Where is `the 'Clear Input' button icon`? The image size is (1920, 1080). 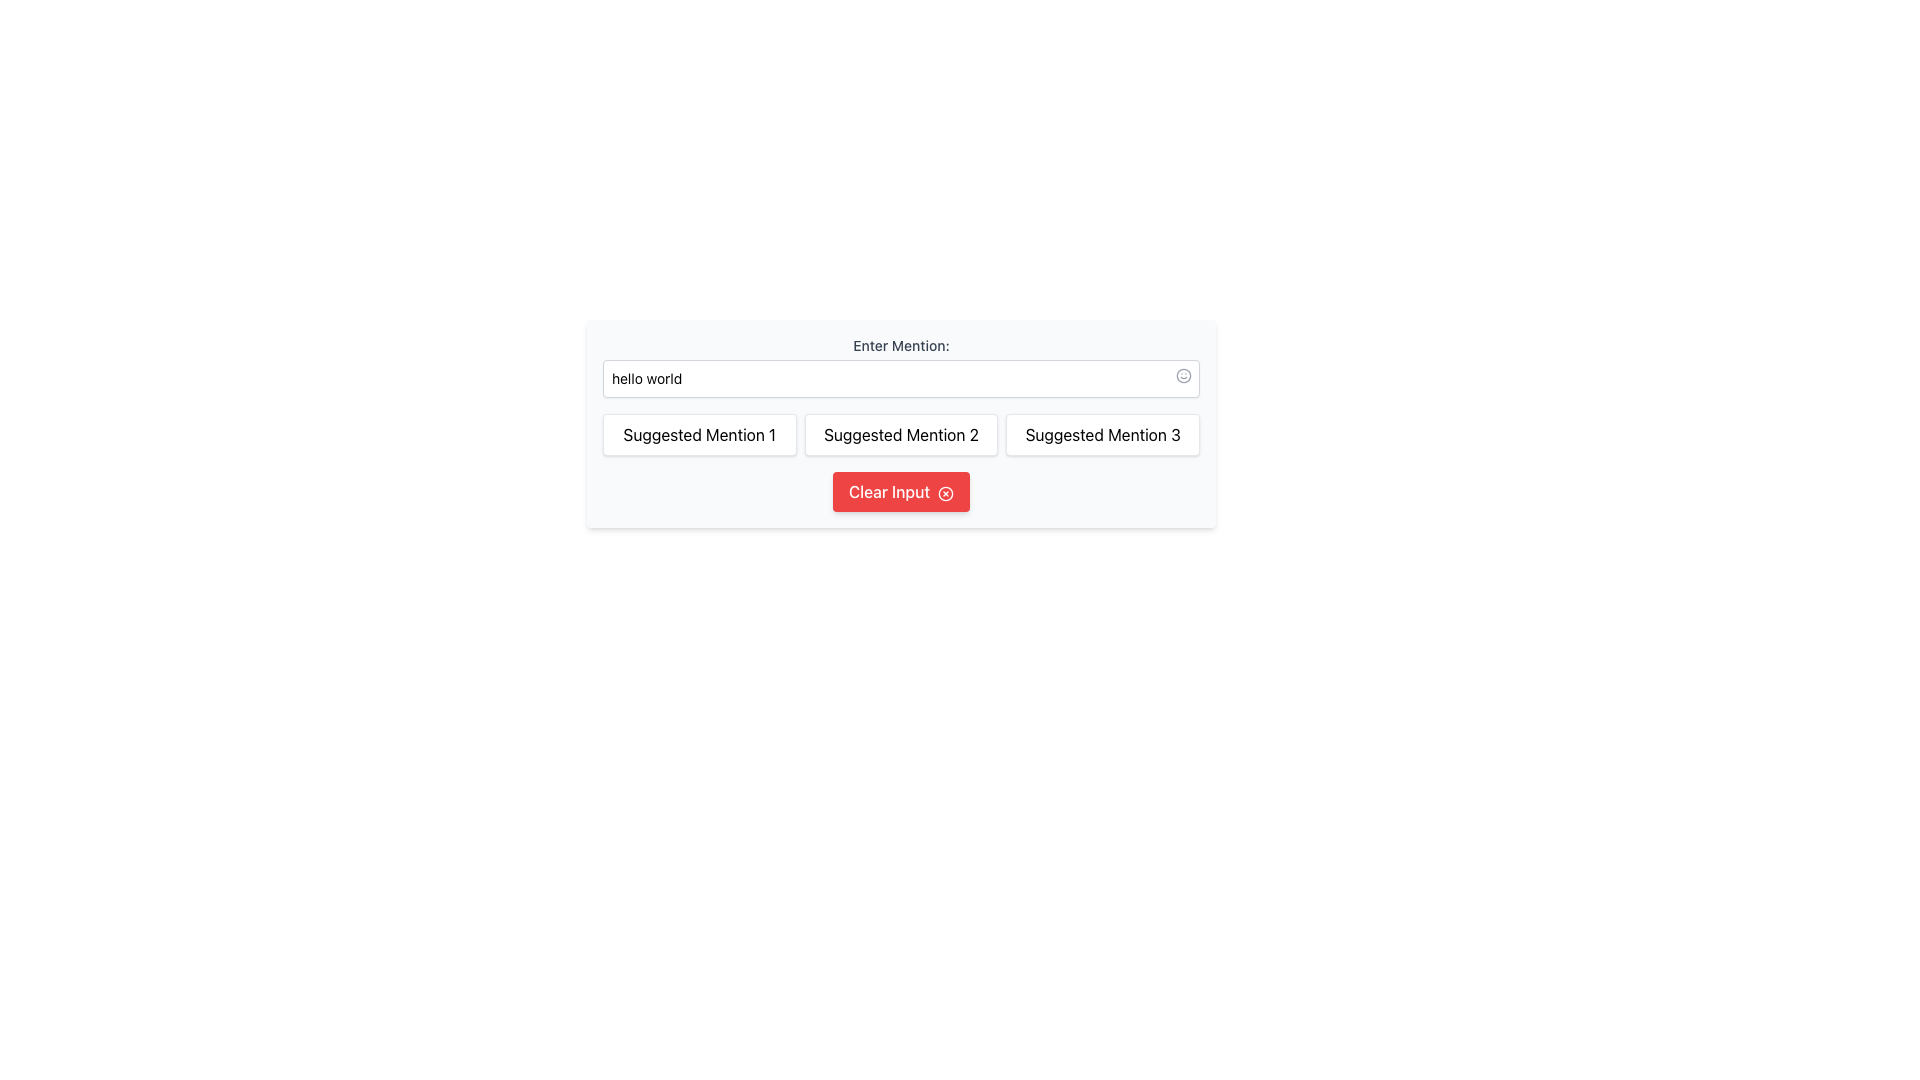 the 'Clear Input' button icon is located at coordinates (945, 493).